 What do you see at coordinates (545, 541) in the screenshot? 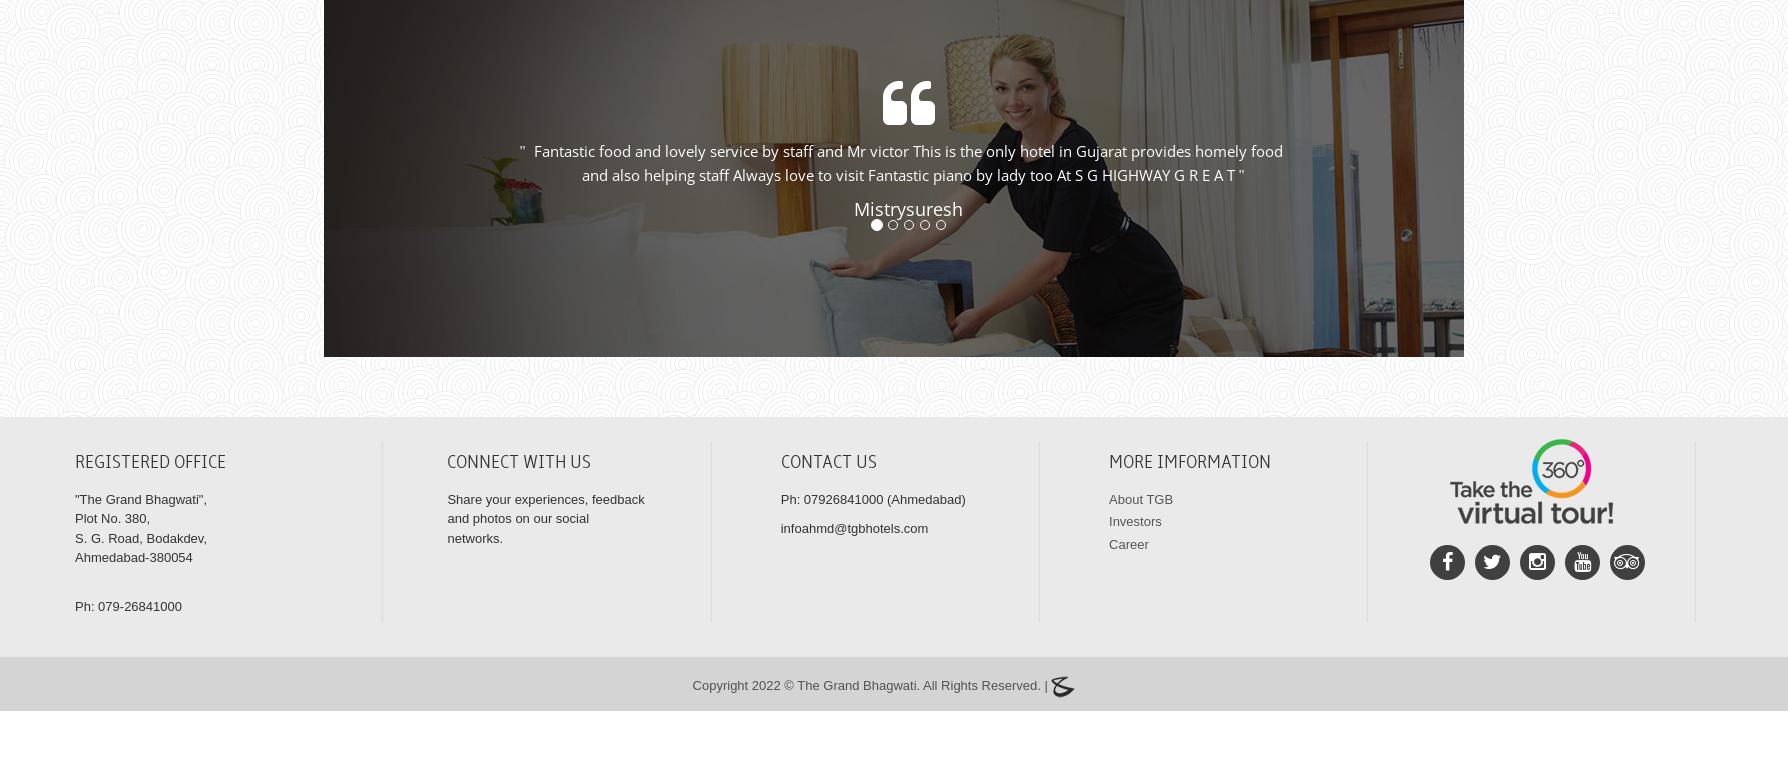
I see `'Share your experiences, feedback and photos on our social networks.'` at bounding box center [545, 541].